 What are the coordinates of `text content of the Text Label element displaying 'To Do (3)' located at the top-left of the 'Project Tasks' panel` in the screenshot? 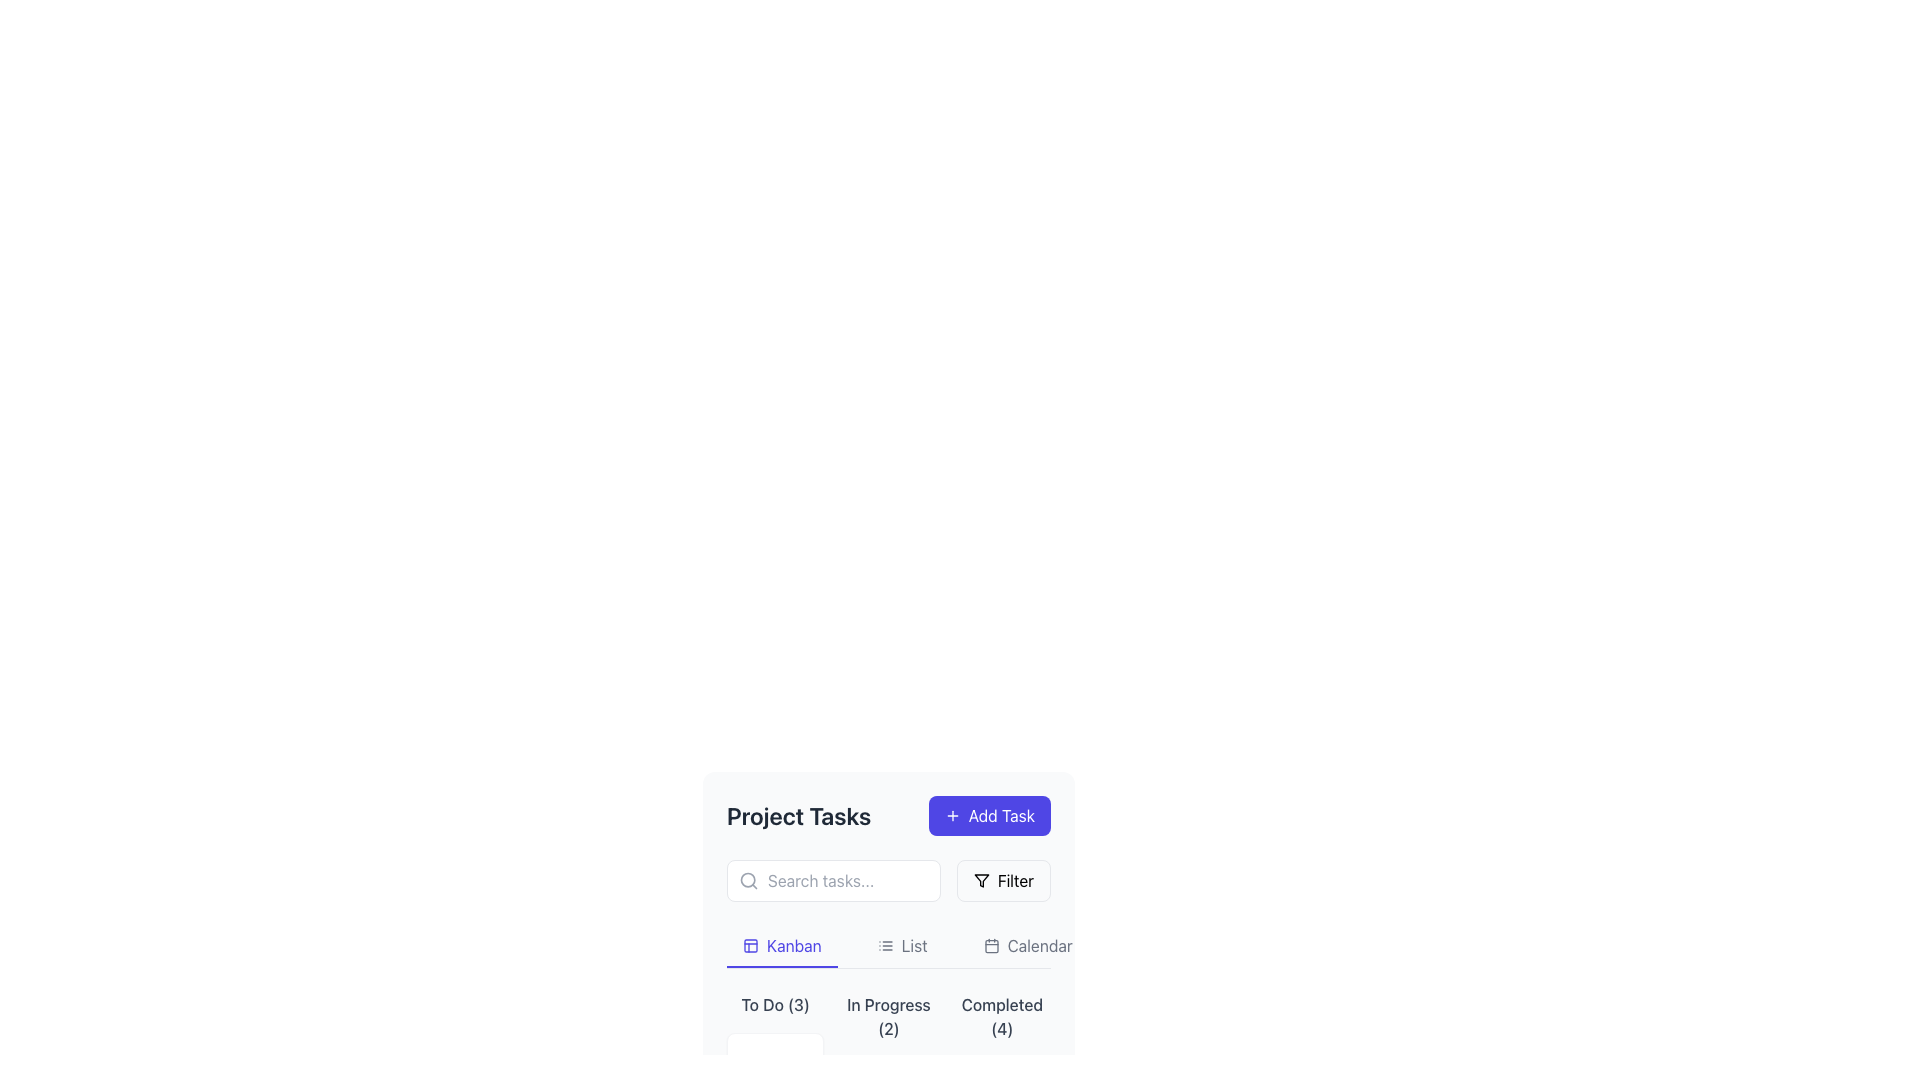 It's located at (774, 1005).